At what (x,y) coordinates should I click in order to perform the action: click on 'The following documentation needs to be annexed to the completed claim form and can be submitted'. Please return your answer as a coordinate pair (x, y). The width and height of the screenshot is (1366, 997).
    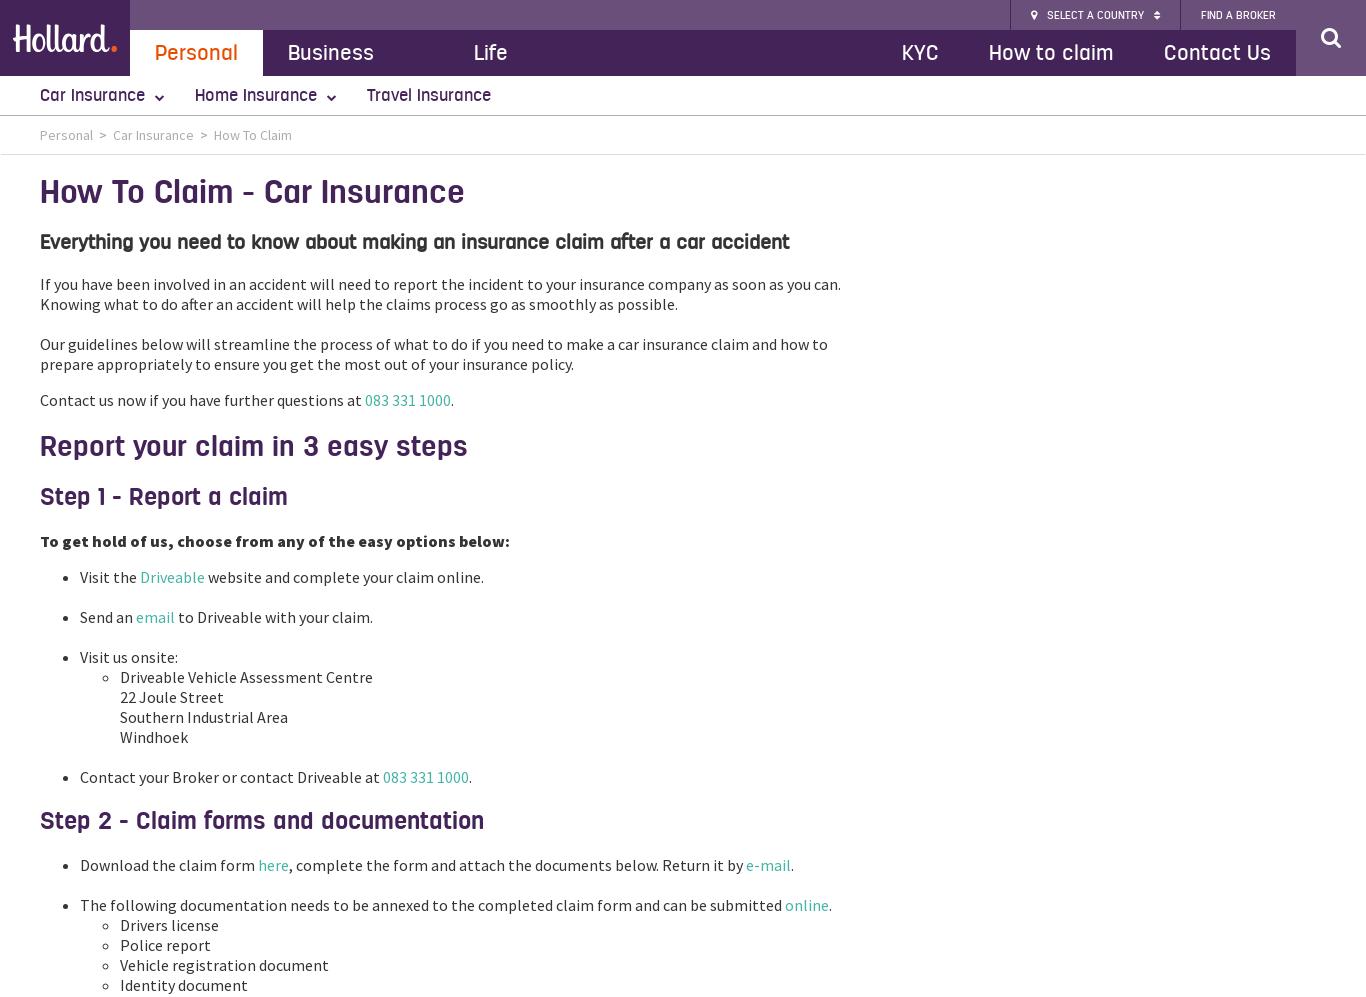
    Looking at the image, I should click on (80, 903).